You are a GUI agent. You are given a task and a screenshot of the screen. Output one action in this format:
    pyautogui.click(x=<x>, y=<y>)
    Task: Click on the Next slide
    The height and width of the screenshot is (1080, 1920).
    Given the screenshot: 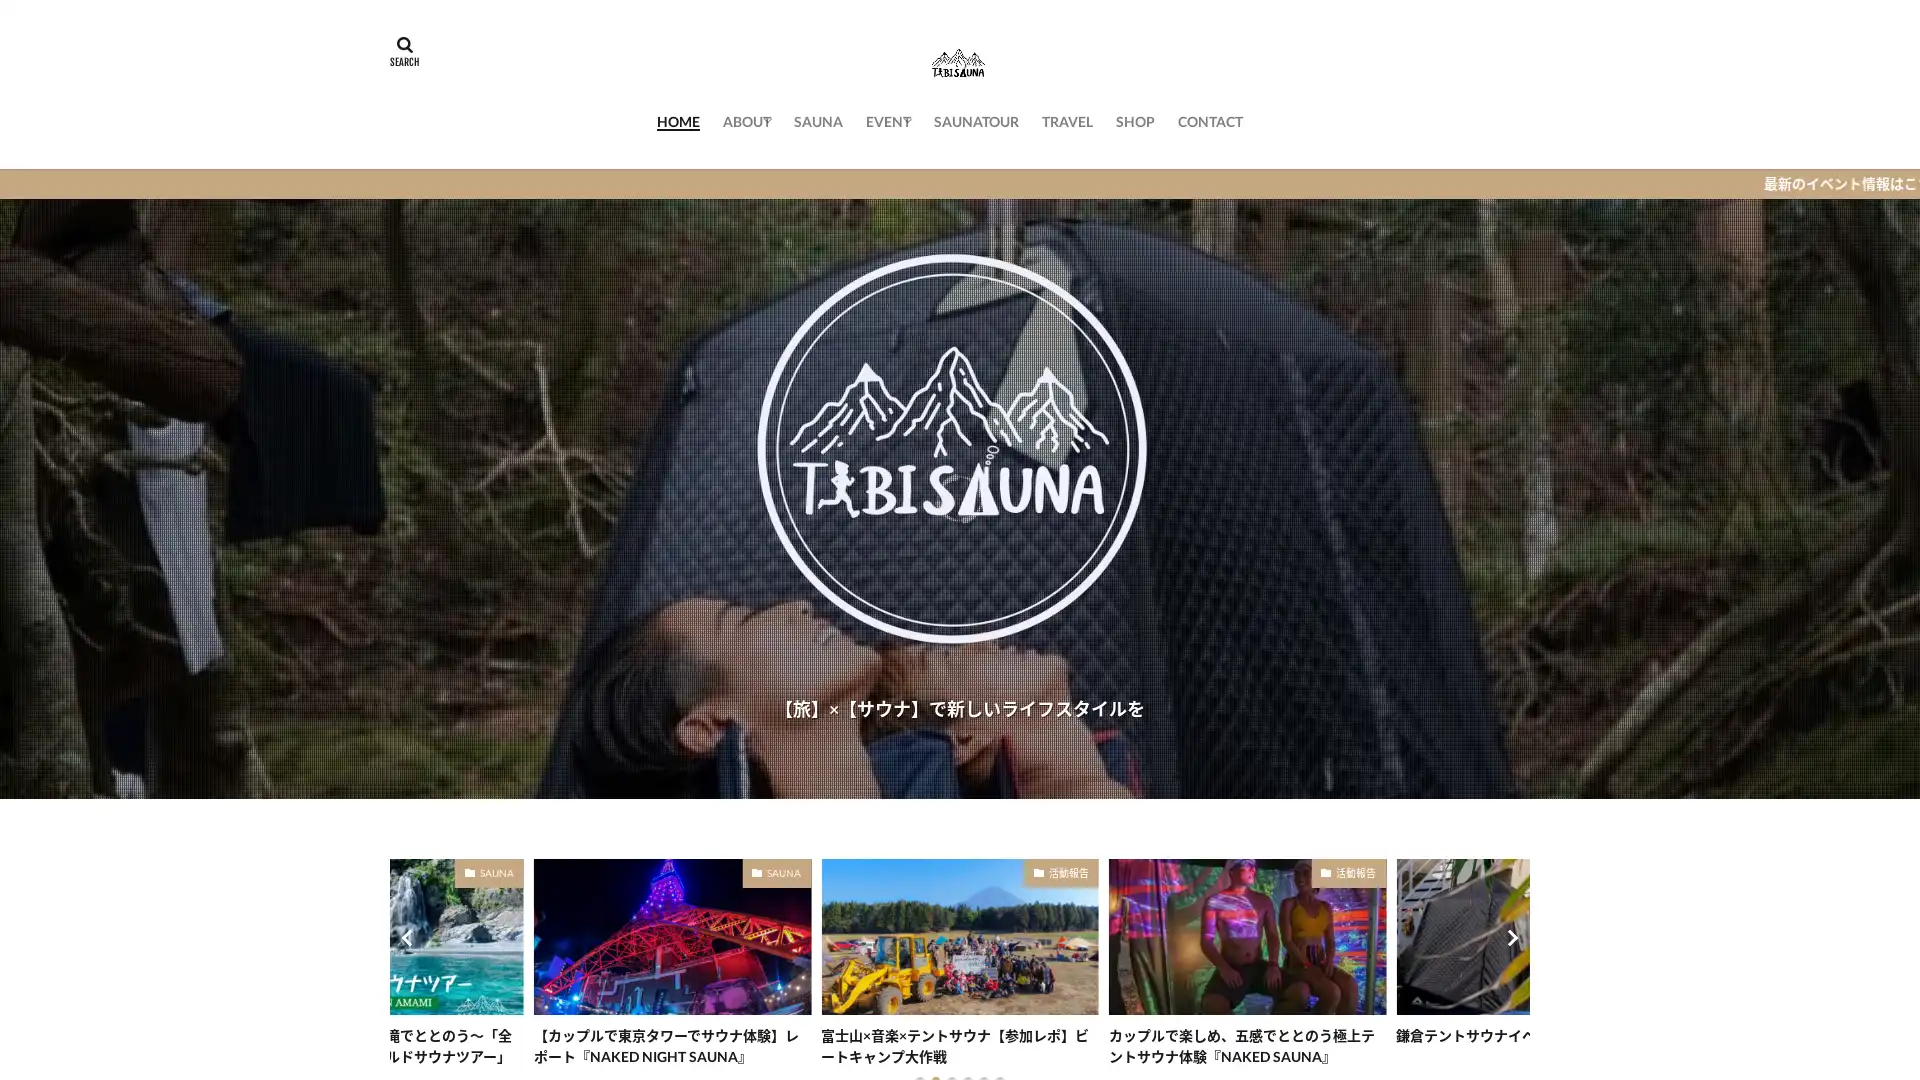 What is the action you would take?
    pyautogui.click(x=1510, y=937)
    